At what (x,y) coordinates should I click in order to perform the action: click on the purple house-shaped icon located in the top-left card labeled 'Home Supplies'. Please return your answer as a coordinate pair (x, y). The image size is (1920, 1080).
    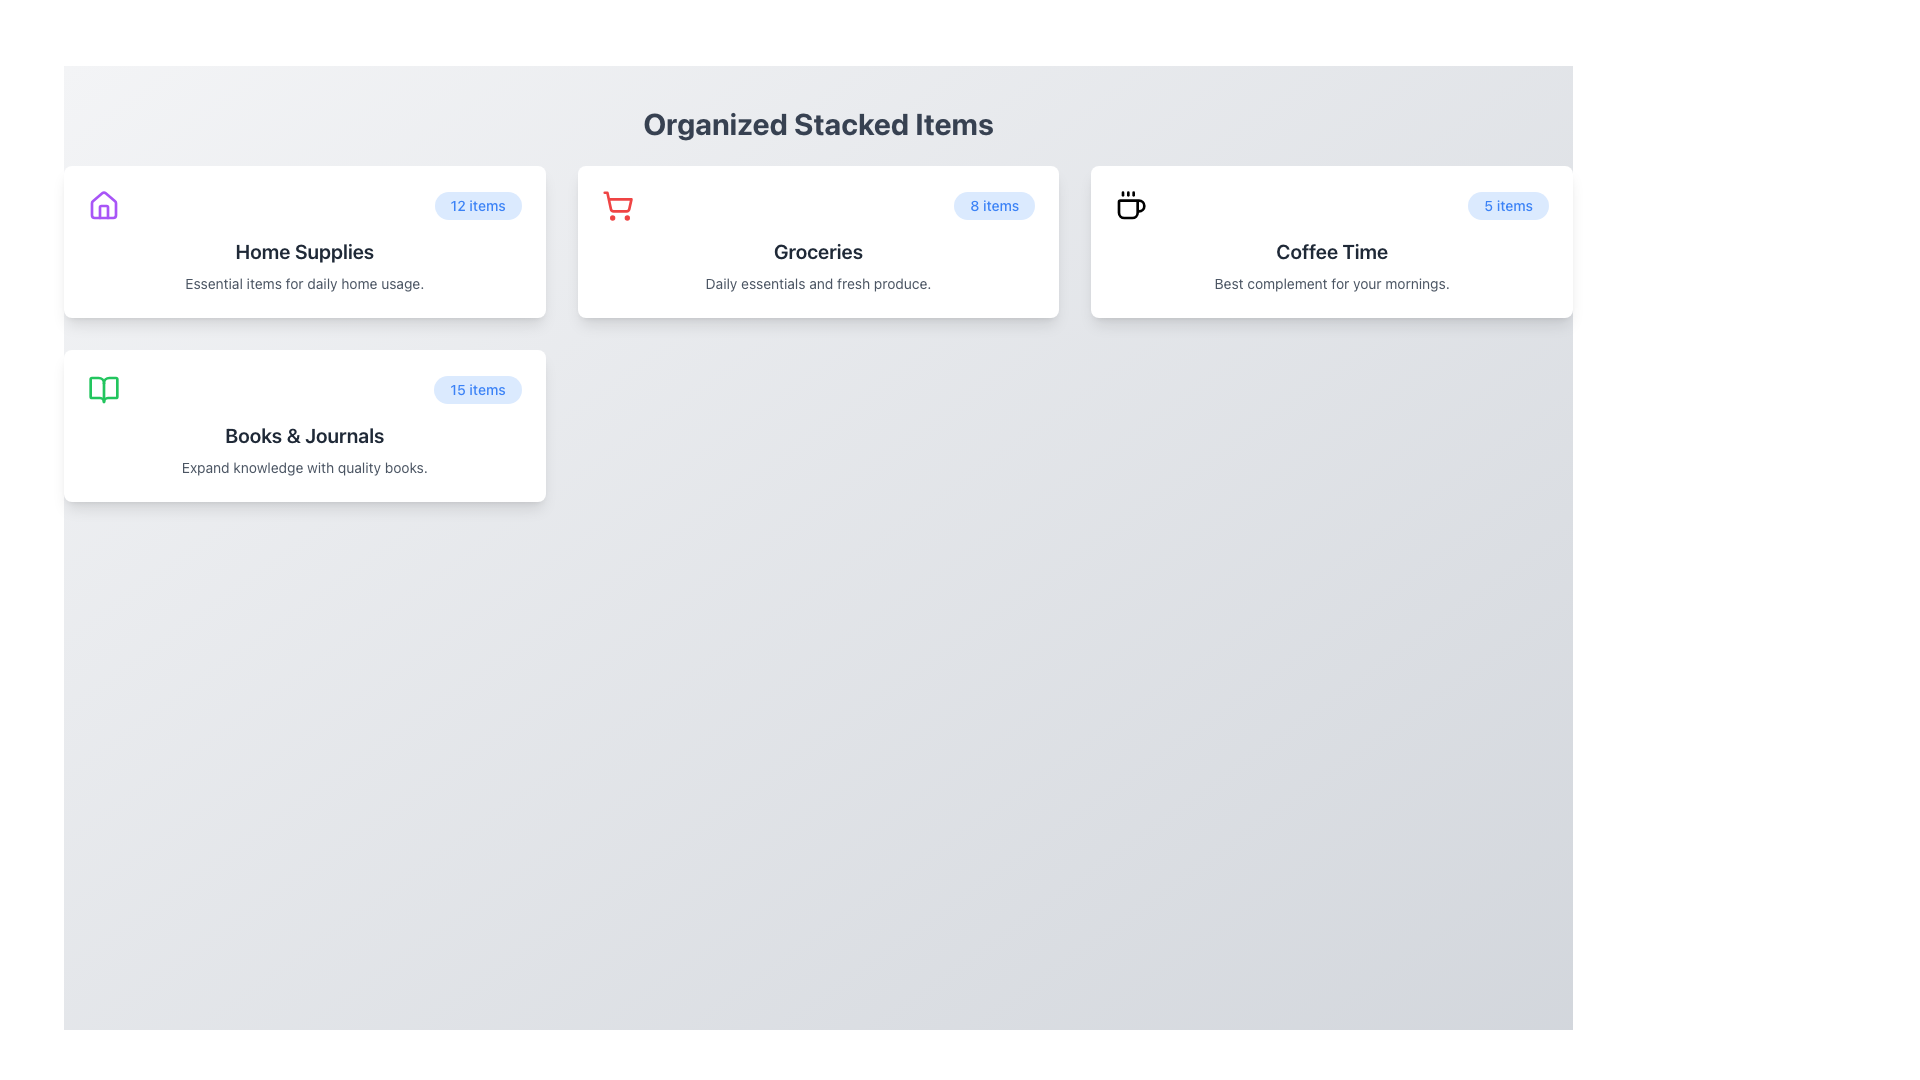
    Looking at the image, I should click on (103, 204).